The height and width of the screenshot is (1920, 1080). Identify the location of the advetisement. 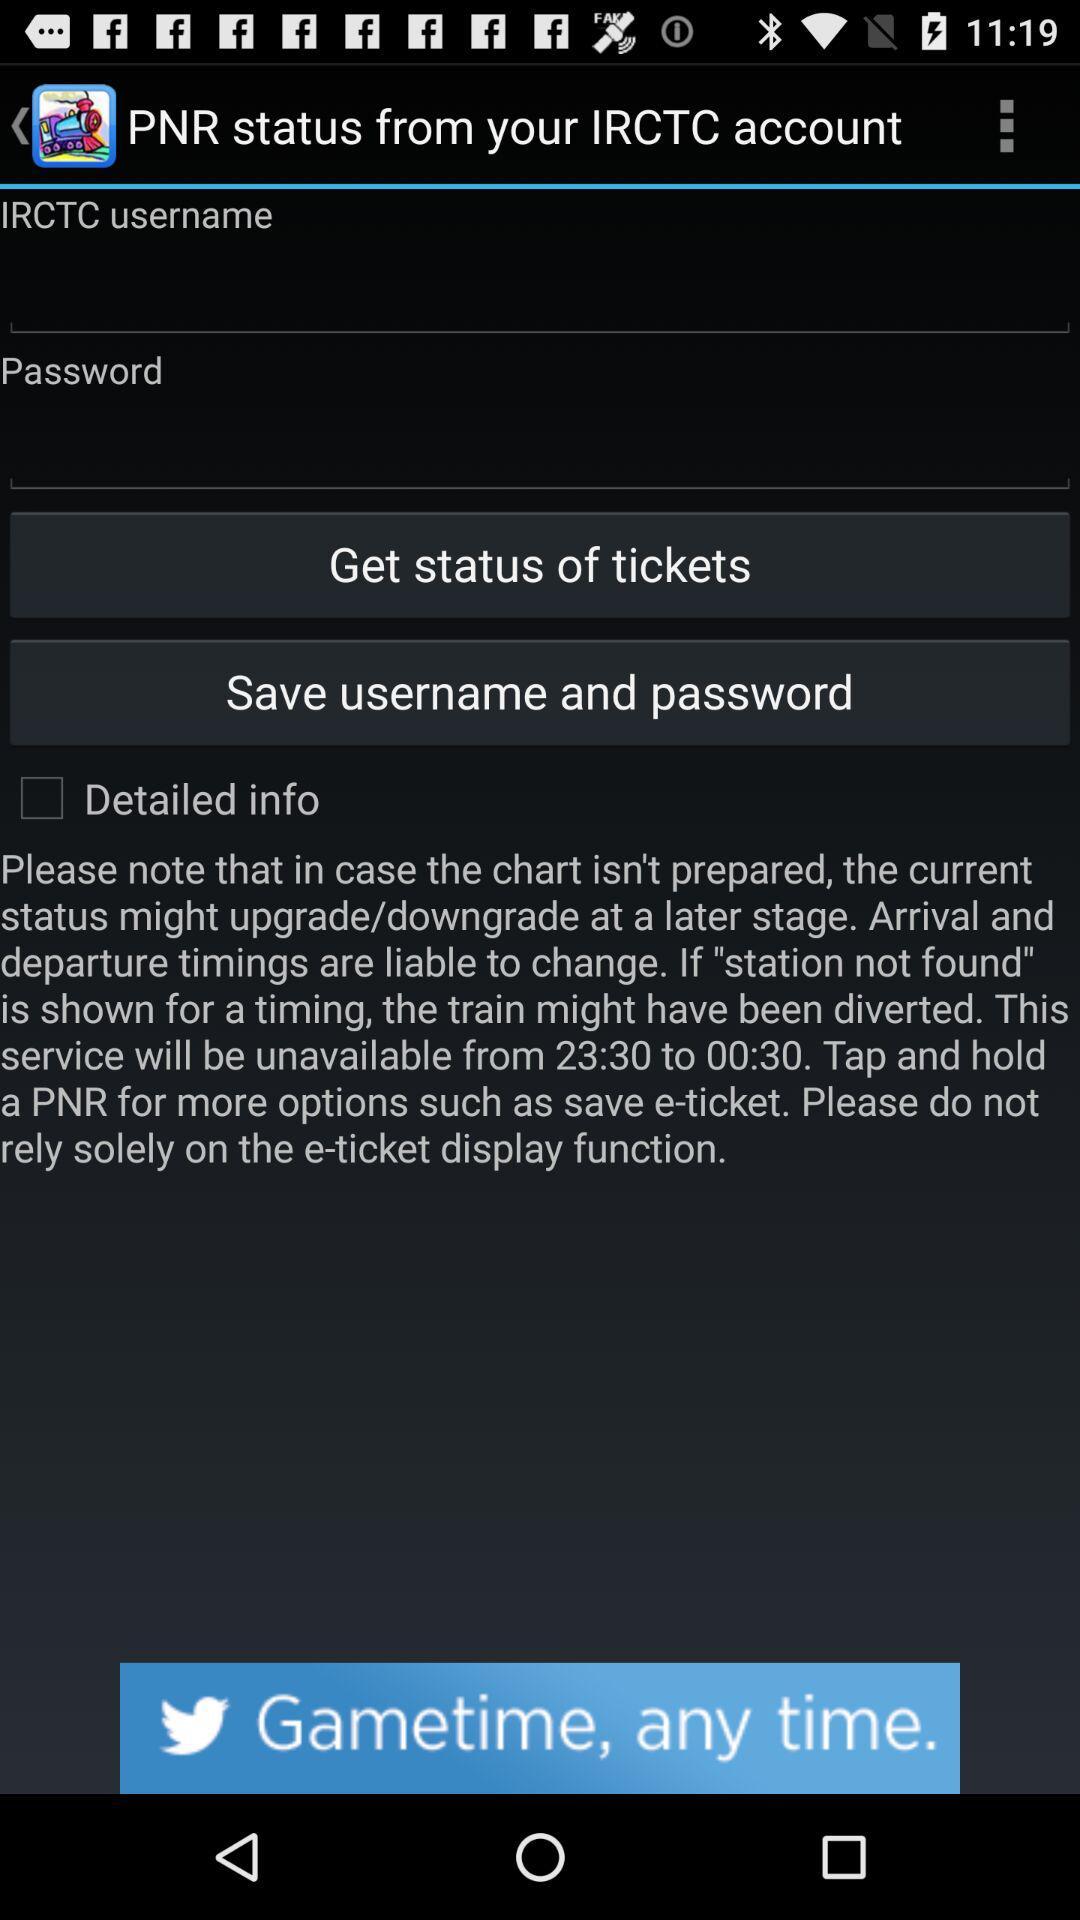
(540, 1727).